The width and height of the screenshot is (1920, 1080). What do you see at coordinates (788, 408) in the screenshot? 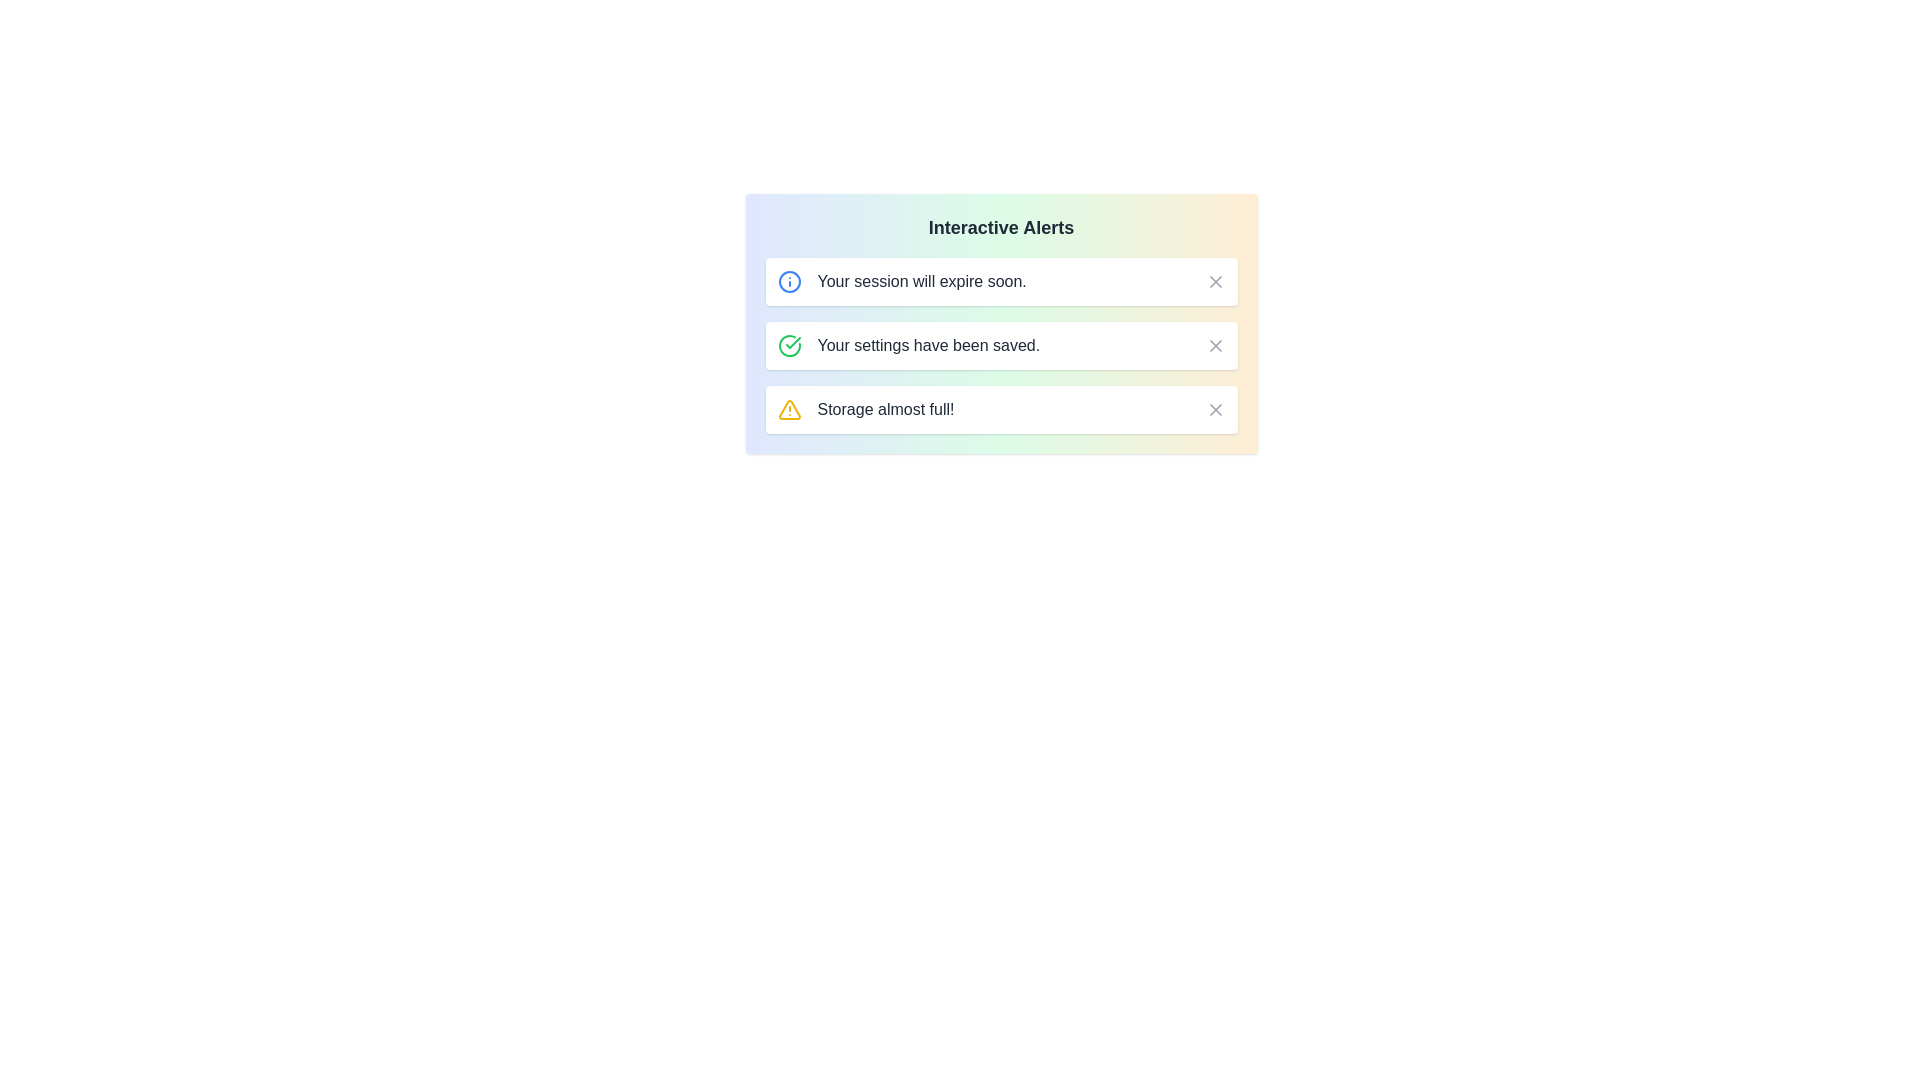
I see `the triangular warning icon with a yellow border and a red exclamation point, which is part of the alert message 'Storage almost full!' located at the bottom left of the message box` at bounding box center [788, 408].